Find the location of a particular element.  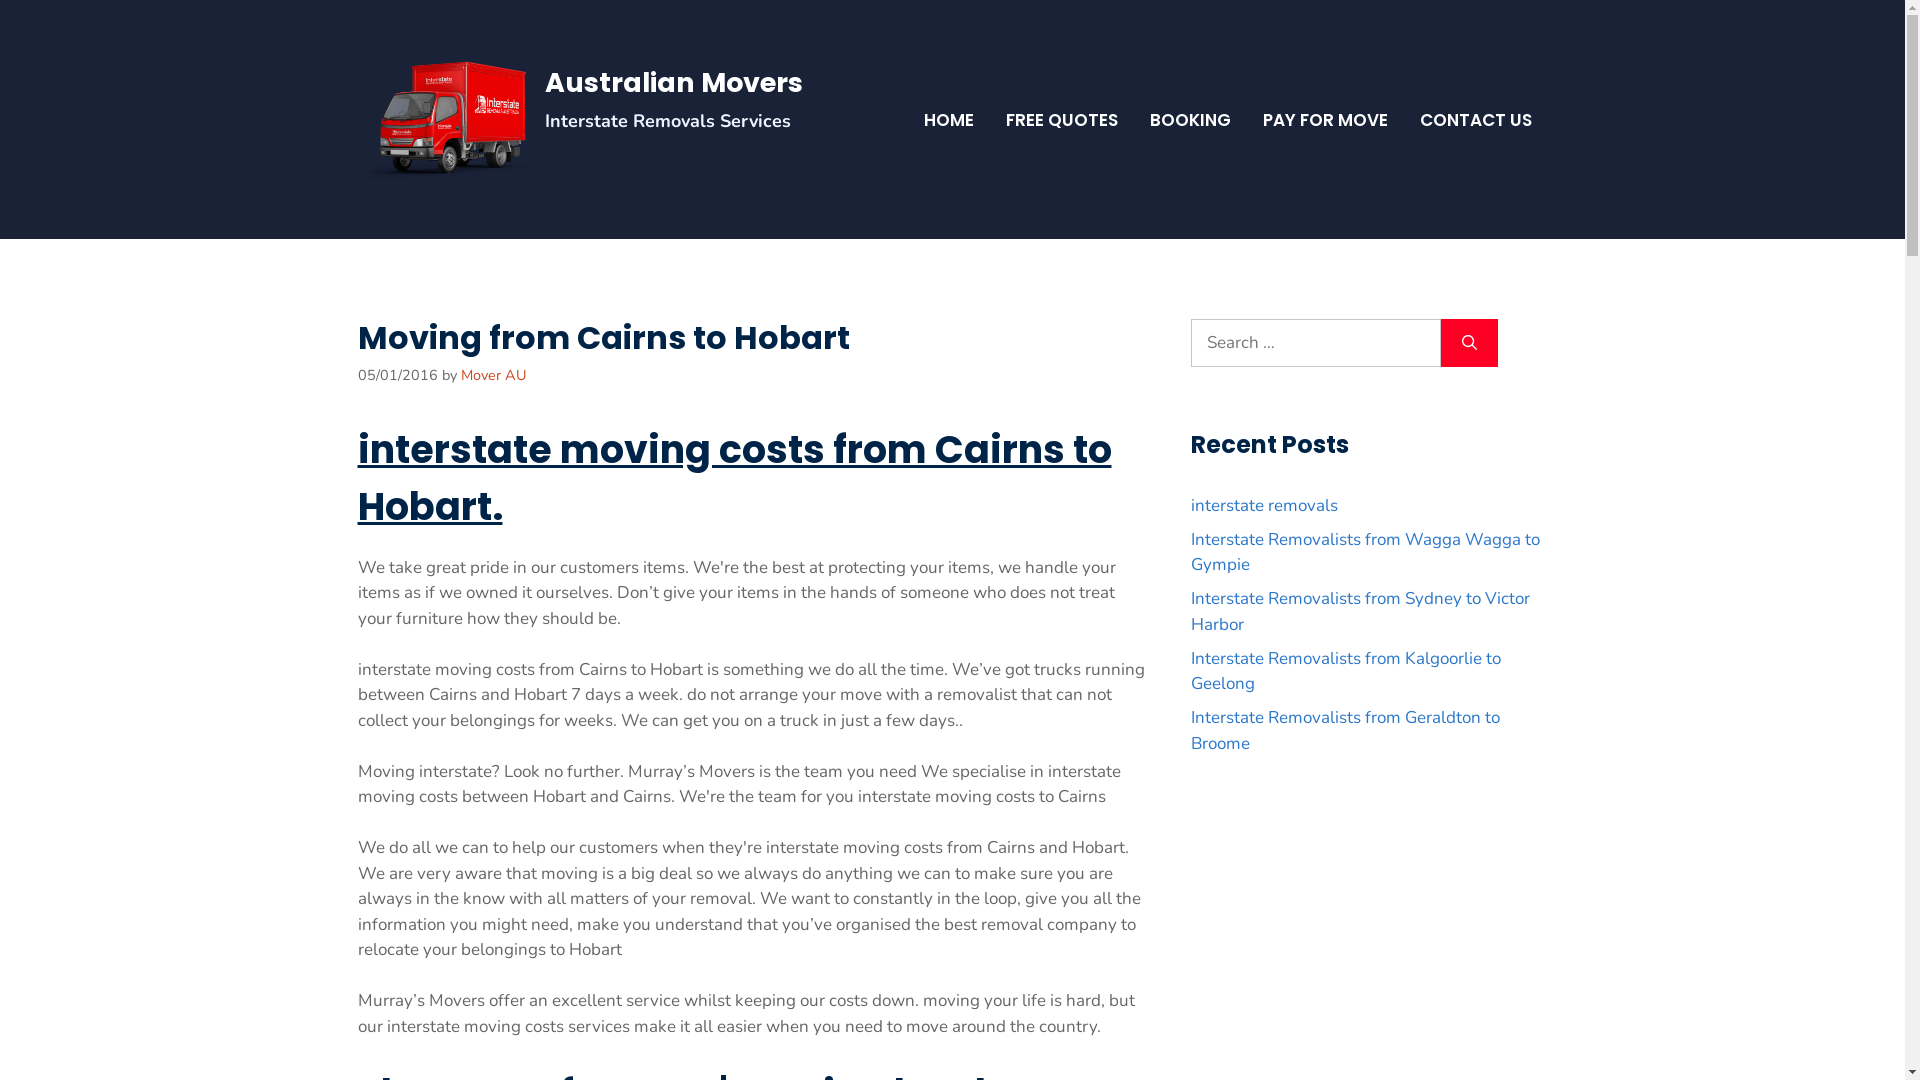

'Australian Movers' is located at coordinates (672, 81).